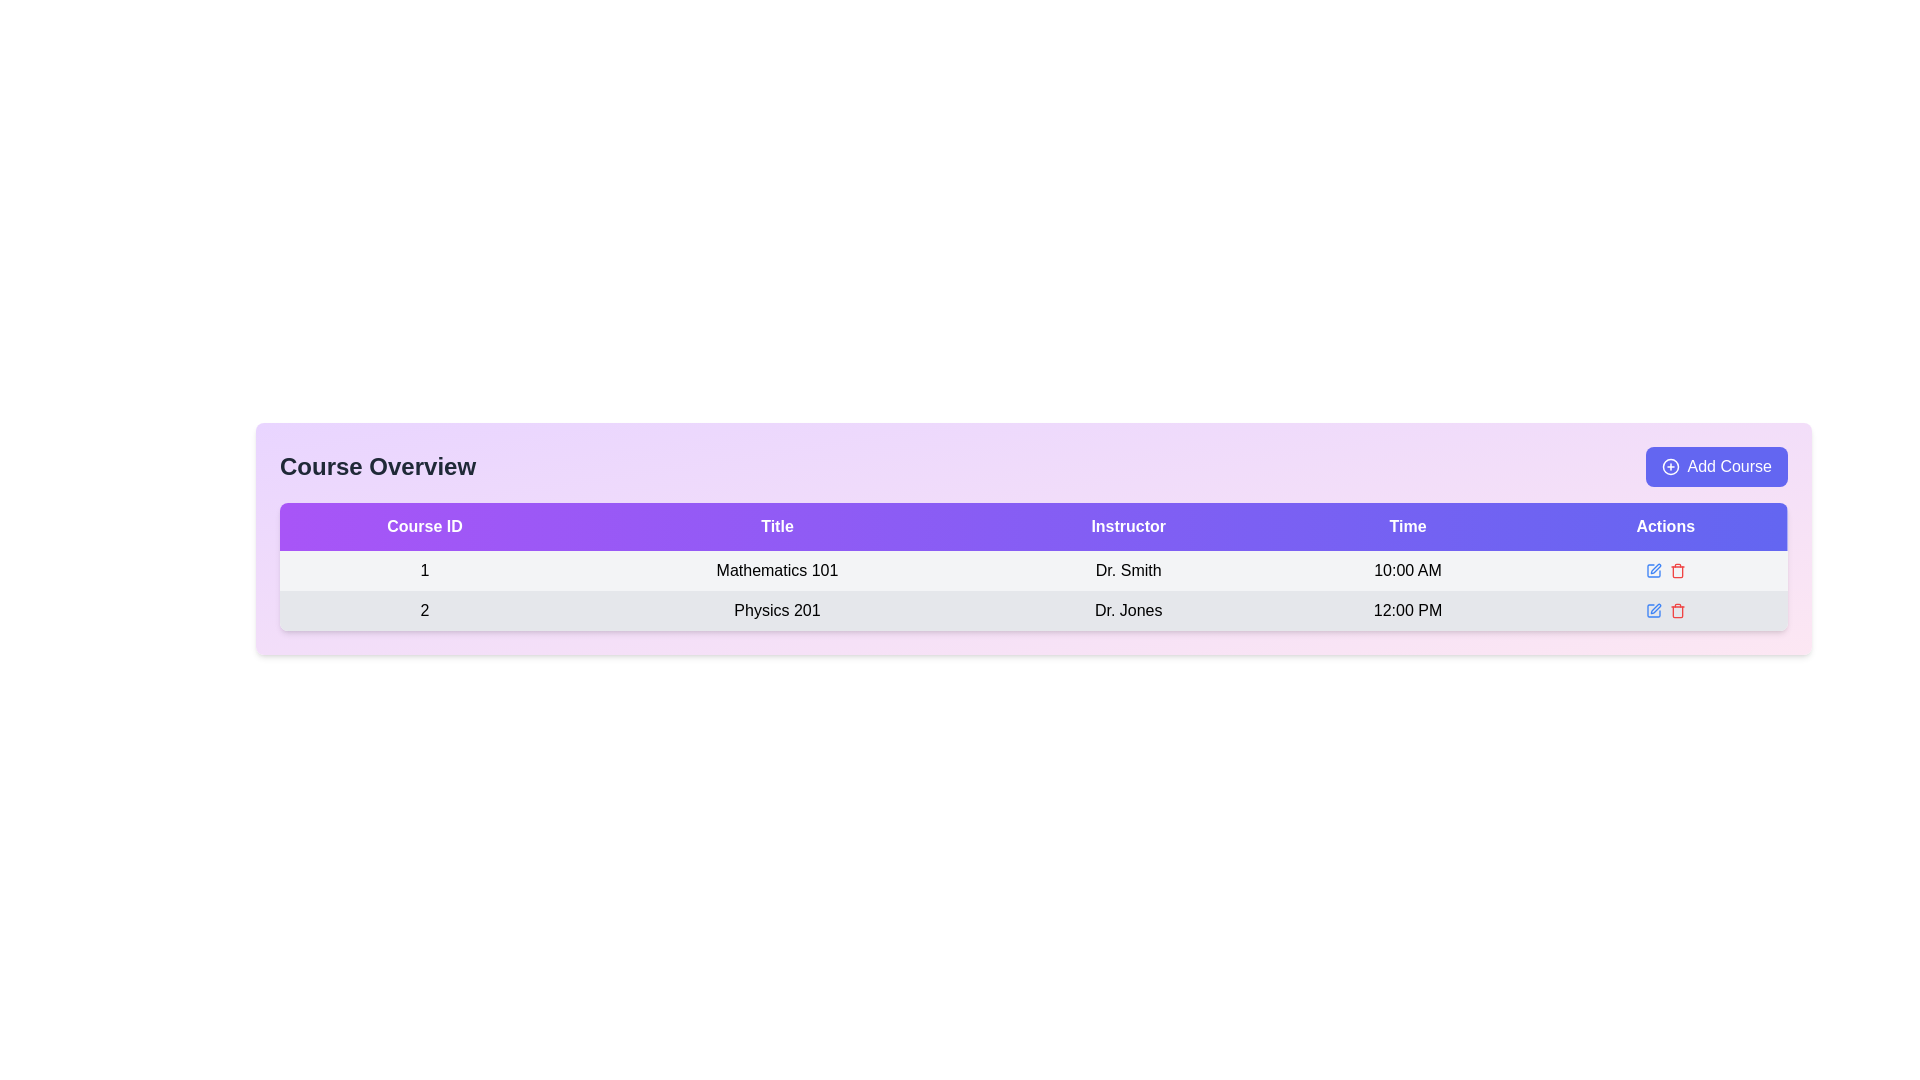 The width and height of the screenshot is (1920, 1080). Describe the element at coordinates (1406, 609) in the screenshot. I see `the non-interactive text label displaying the scheduled time ('12:00 PM') for a course in the second row of the table under the 'Course Overview' section` at that location.